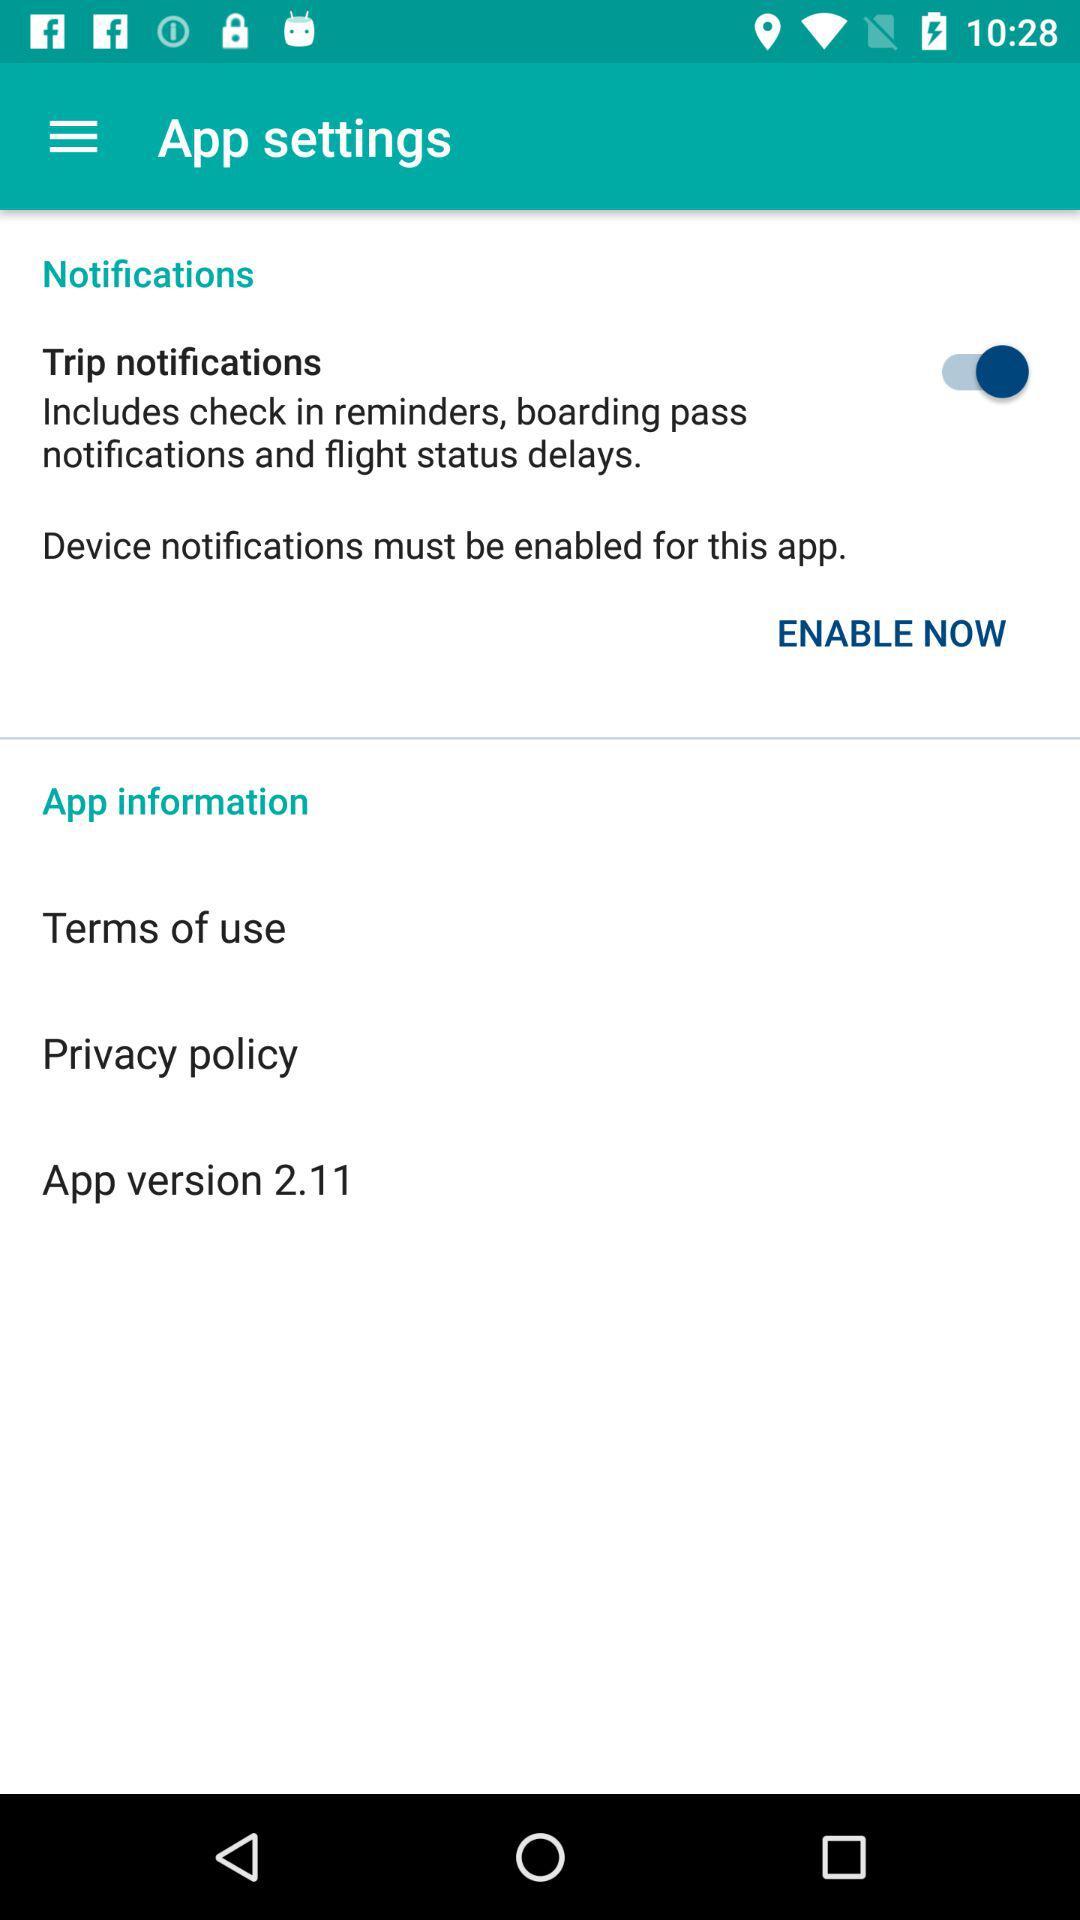 This screenshot has width=1080, height=1920. Describe the element at coordinates (938, 371) in the screenshot. I see `icon to the right of the includes check in icon` at that location.